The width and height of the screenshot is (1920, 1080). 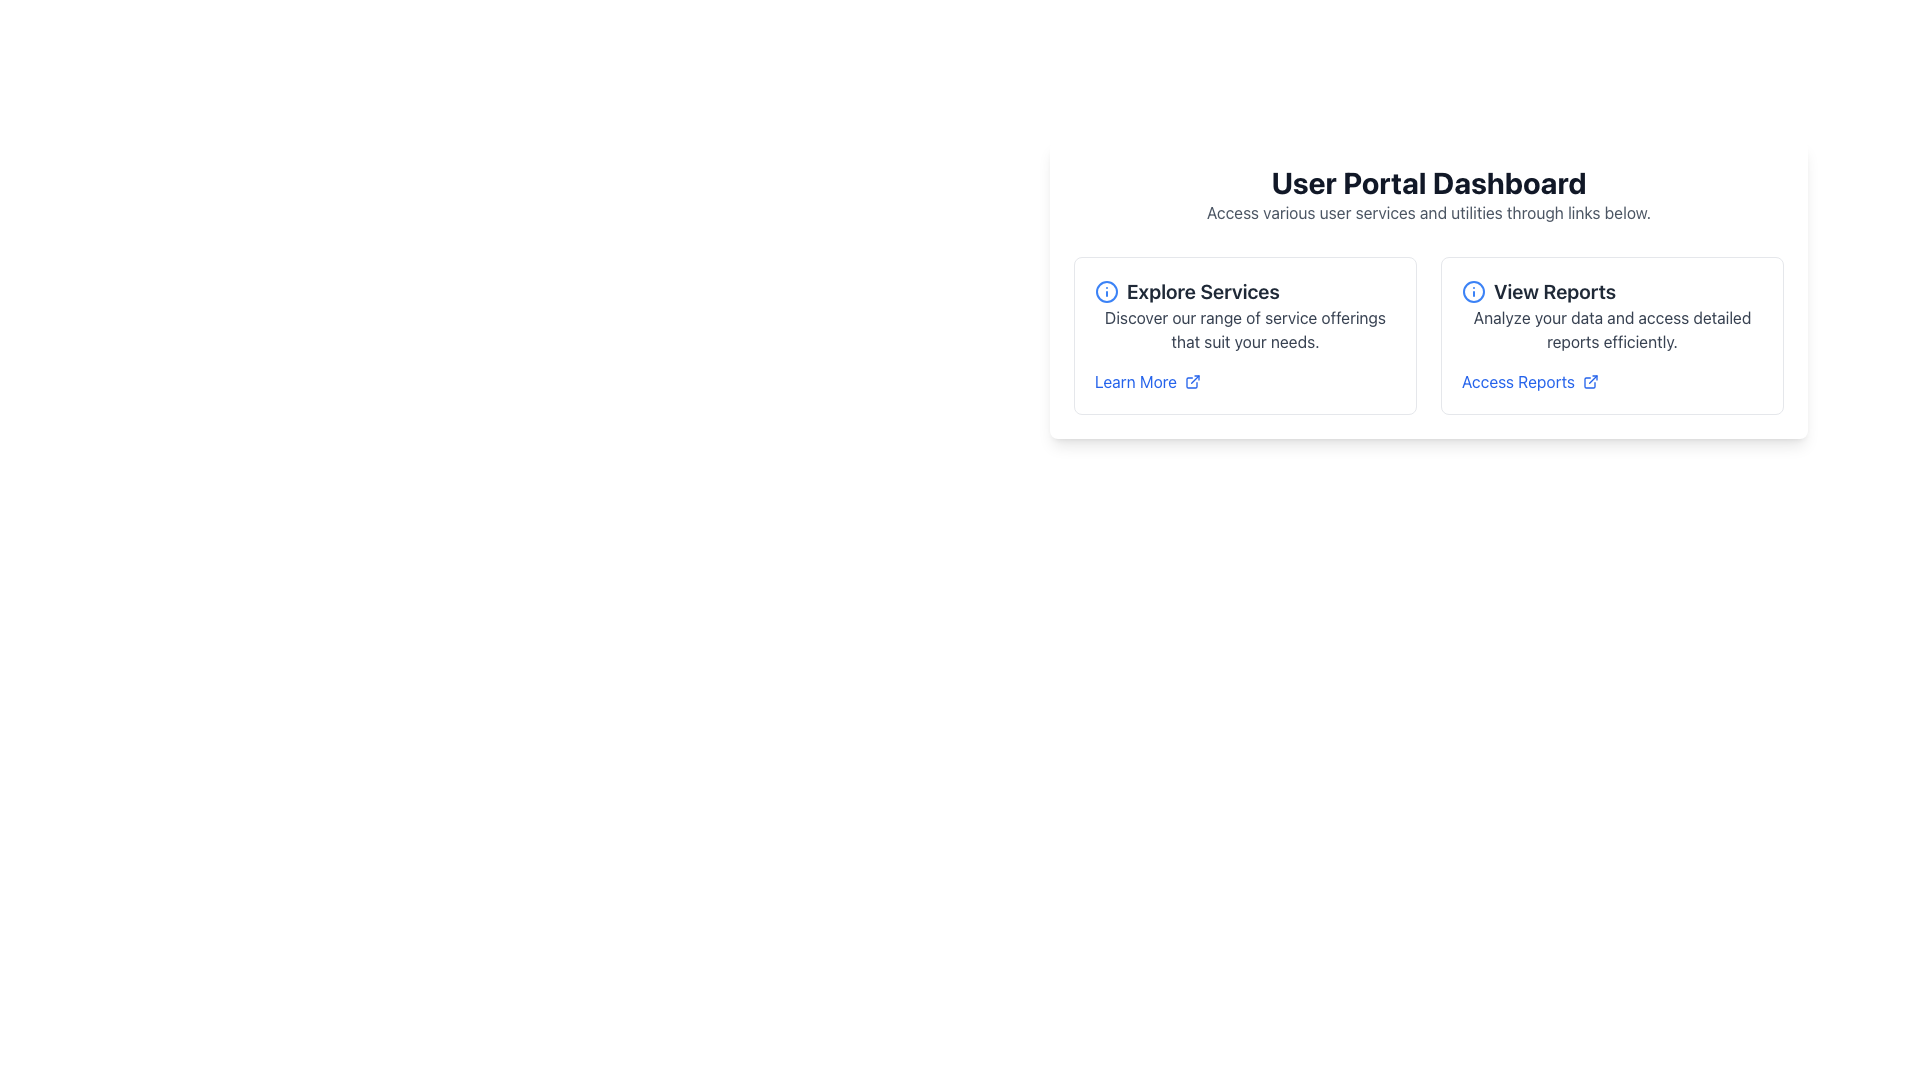 I want to click on the external link icon located next to the 'Learn More' text in the 'Explore Services' section, so click(x=1193, y=381).